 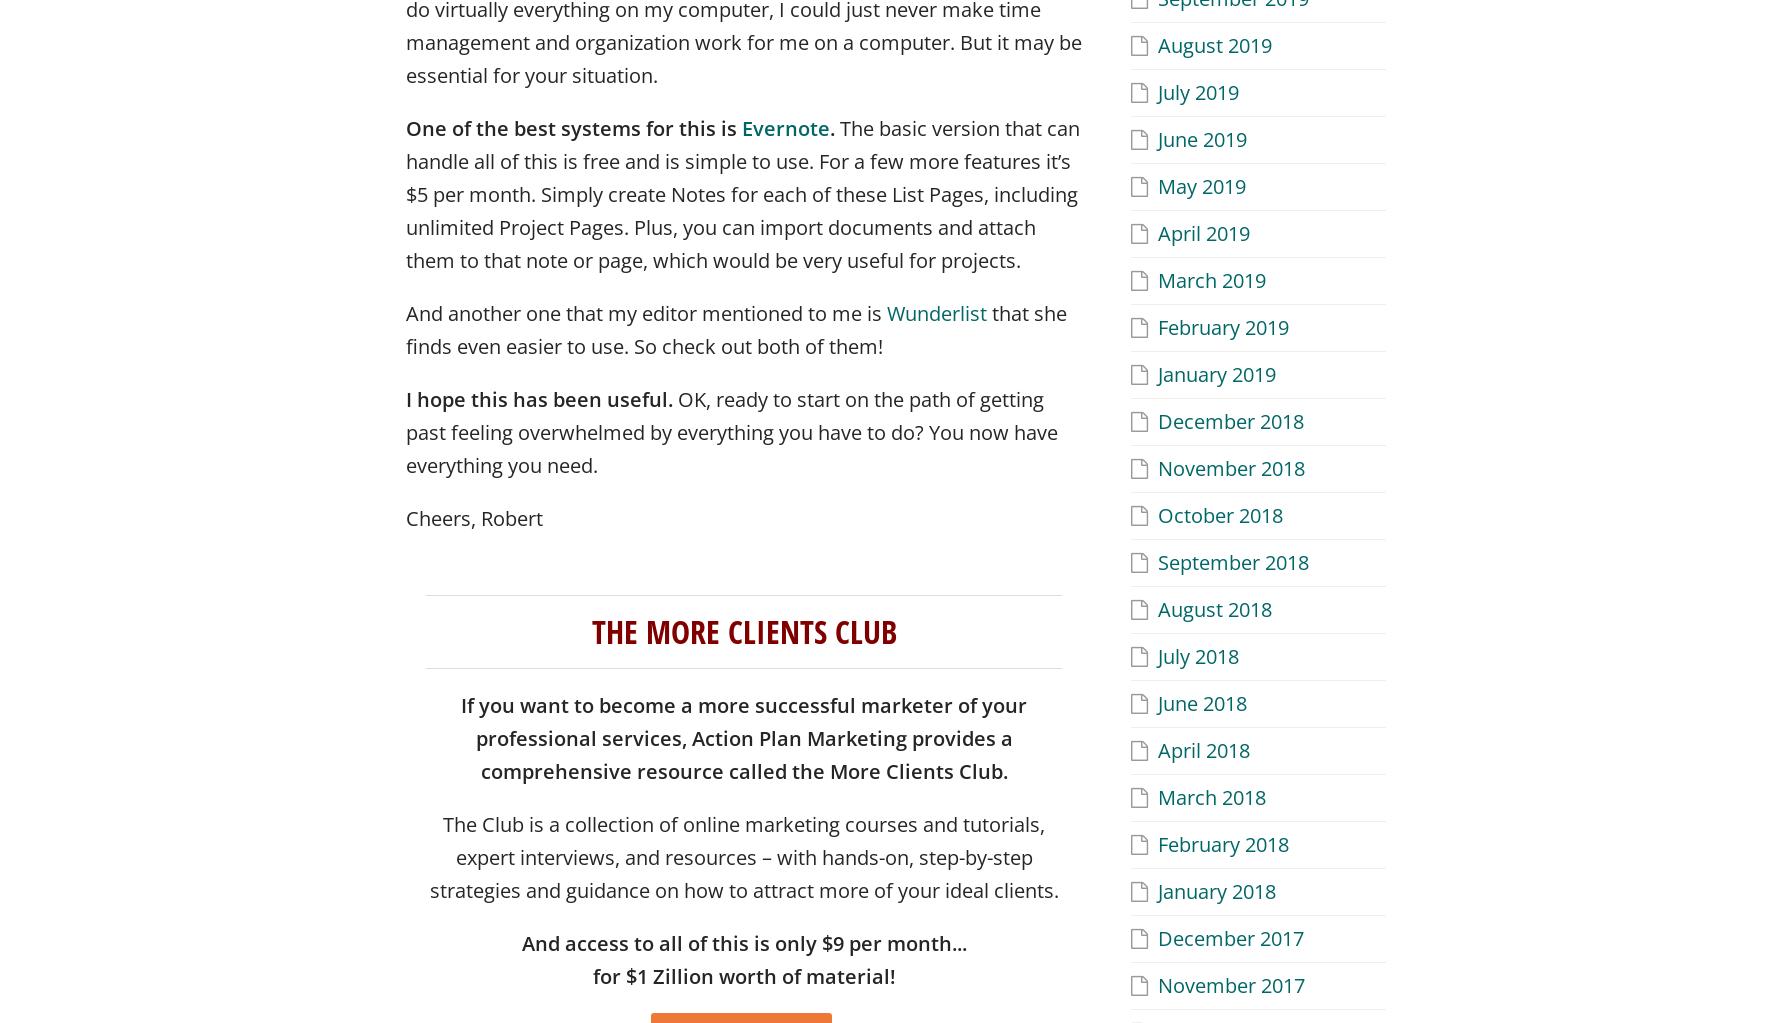 I want to click on 'February 2019', so click(x=1223, y=326).